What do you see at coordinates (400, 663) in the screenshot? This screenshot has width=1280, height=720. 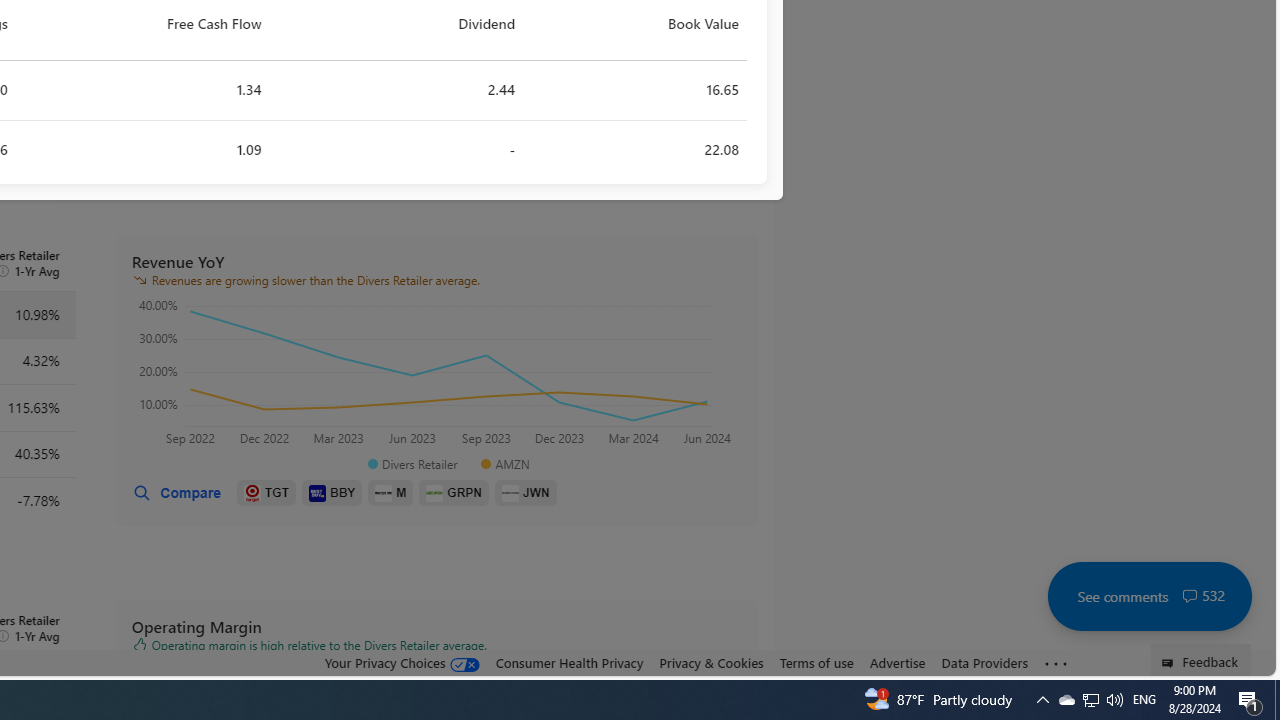 I see `'Your Privacy Choices'` at bounding box center [400, 663].